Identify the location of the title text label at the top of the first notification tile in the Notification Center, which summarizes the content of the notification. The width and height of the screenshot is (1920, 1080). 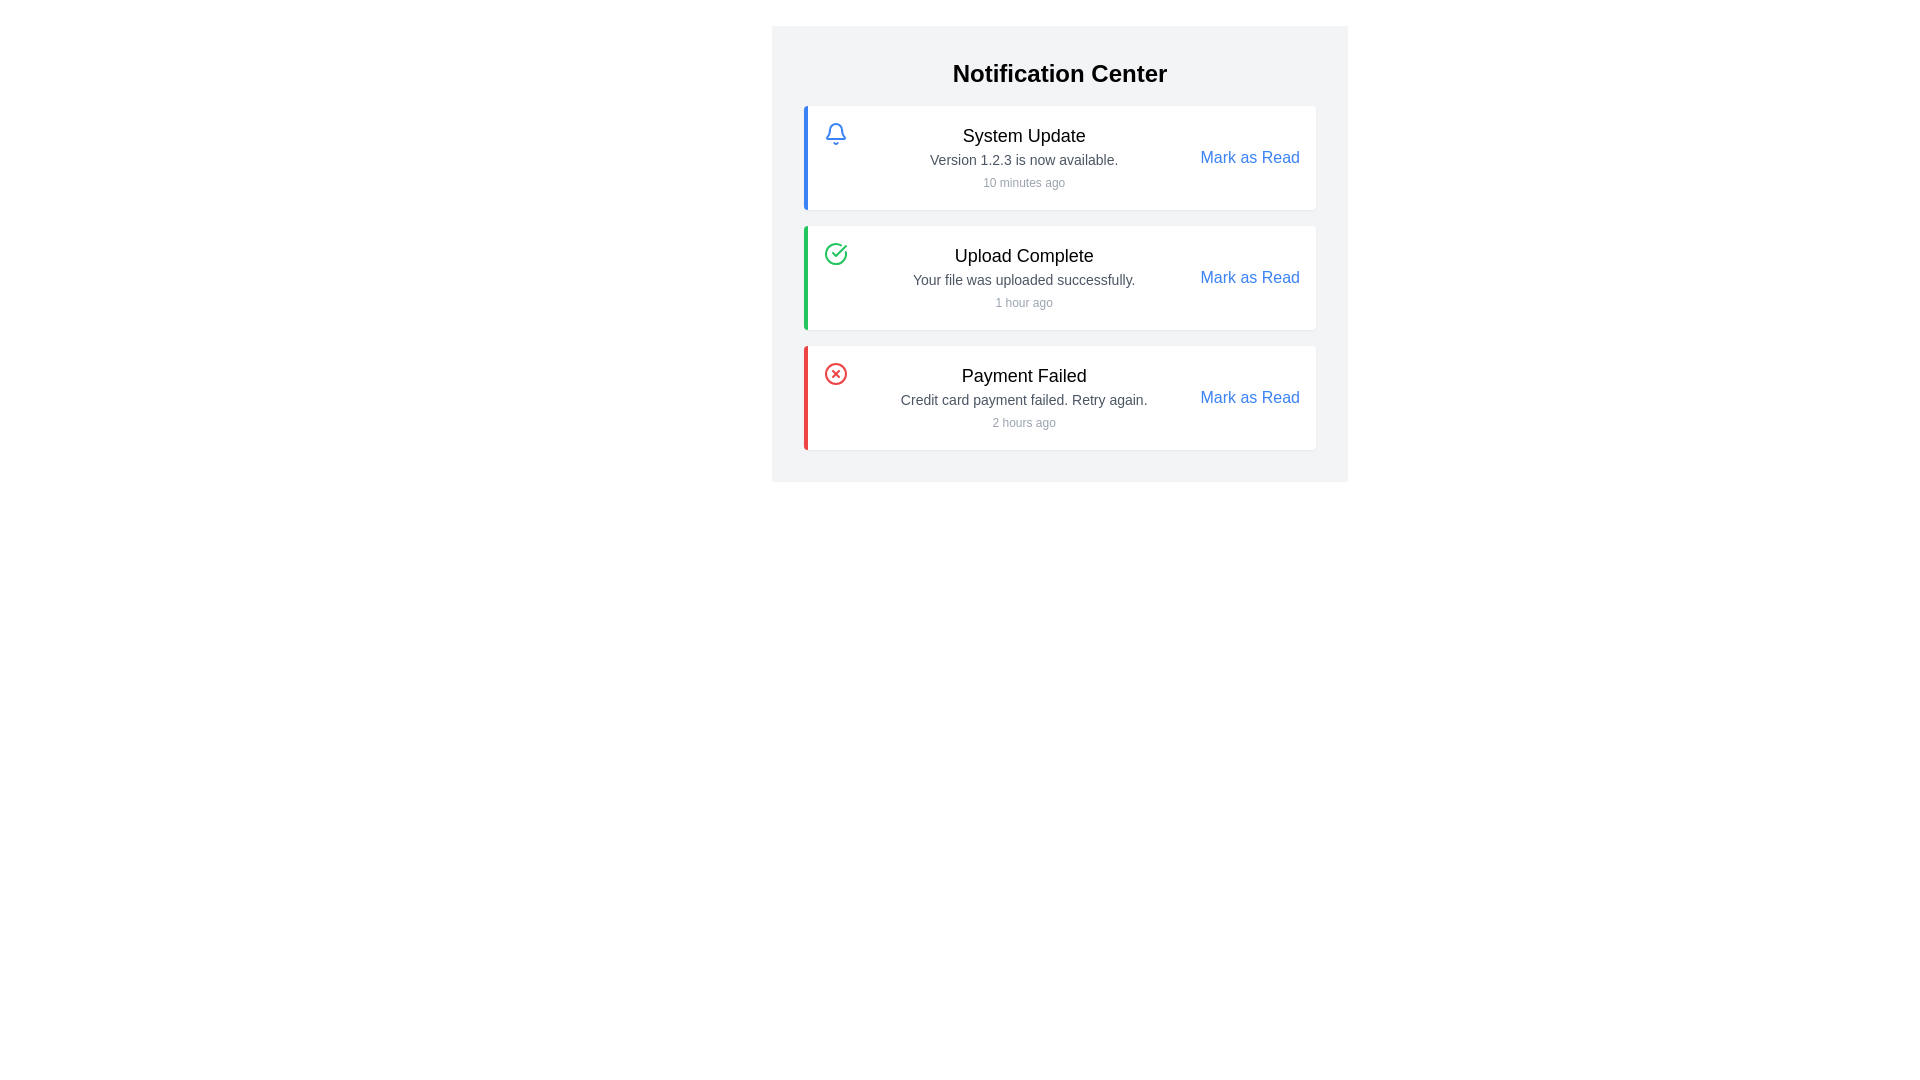
(1024, 135).